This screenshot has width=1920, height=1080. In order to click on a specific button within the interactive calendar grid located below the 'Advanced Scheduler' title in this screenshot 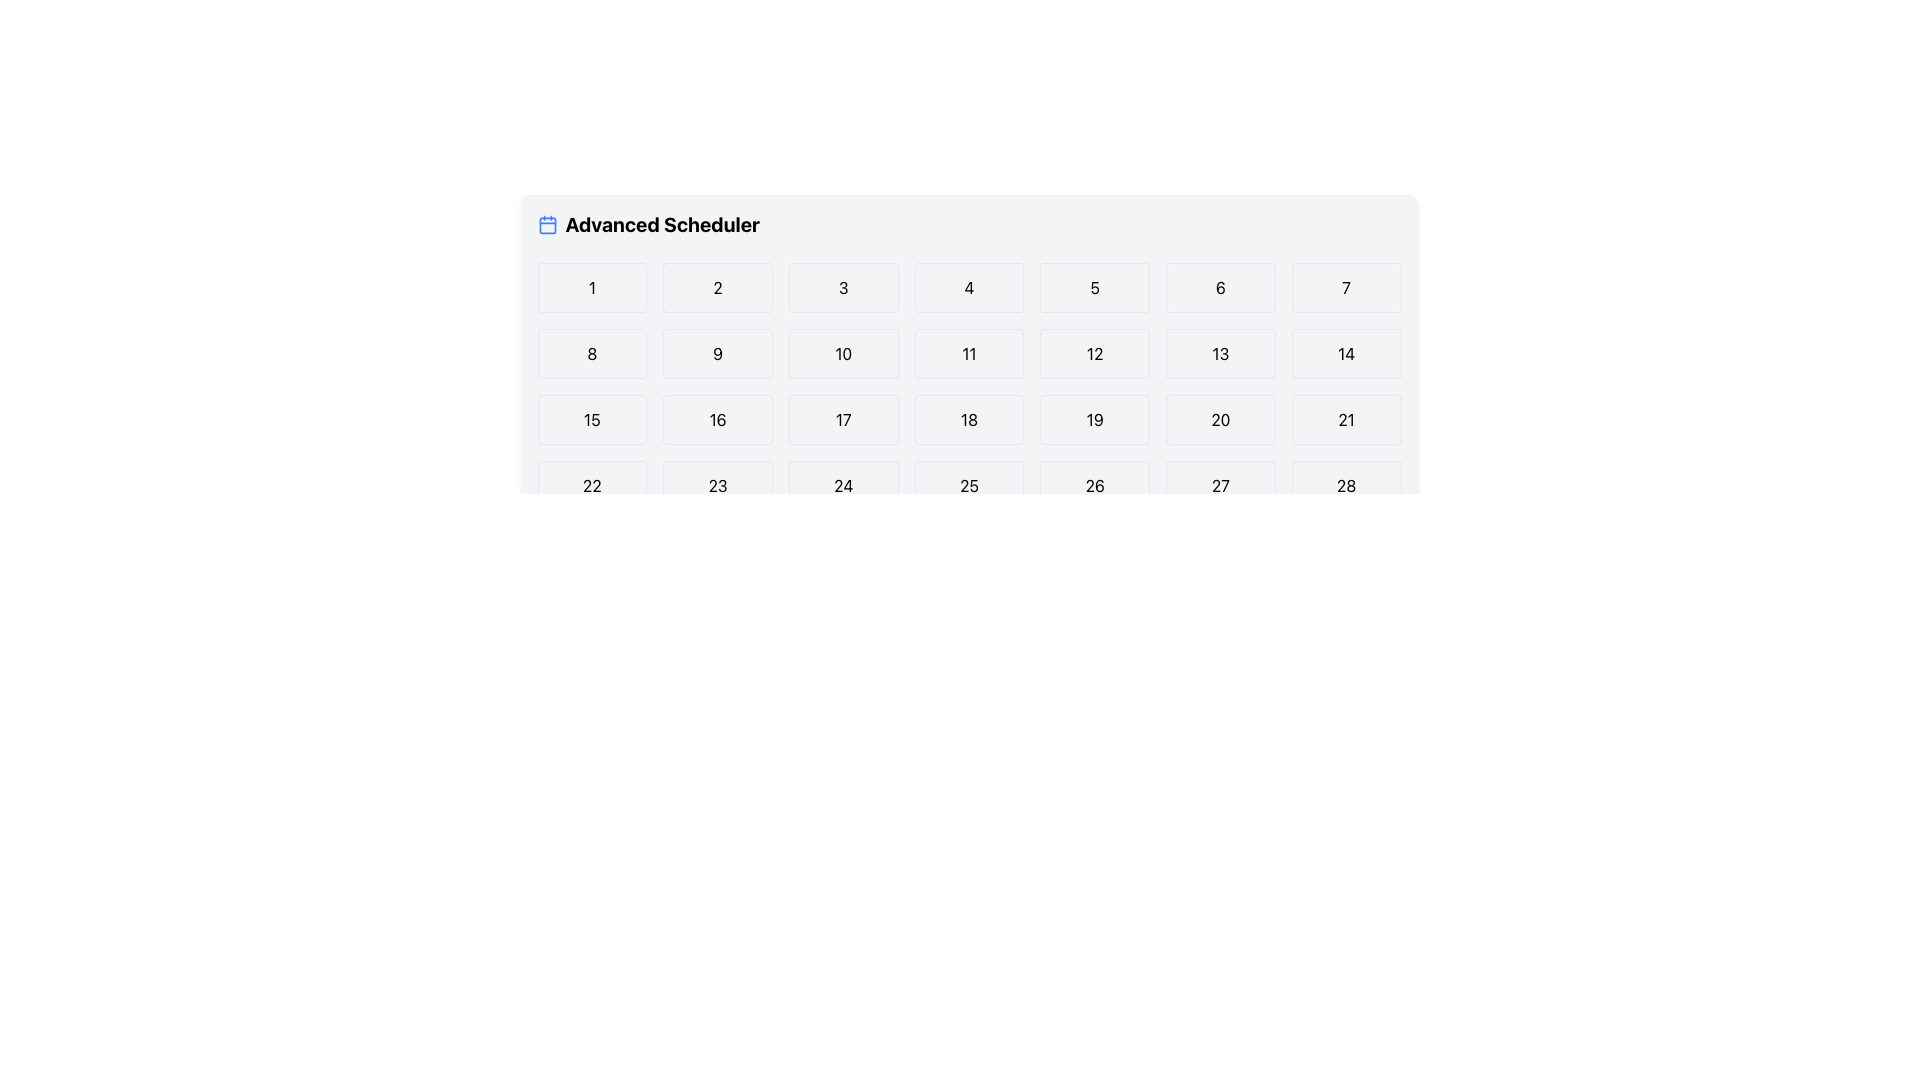, I will do `click(969, 419)`.